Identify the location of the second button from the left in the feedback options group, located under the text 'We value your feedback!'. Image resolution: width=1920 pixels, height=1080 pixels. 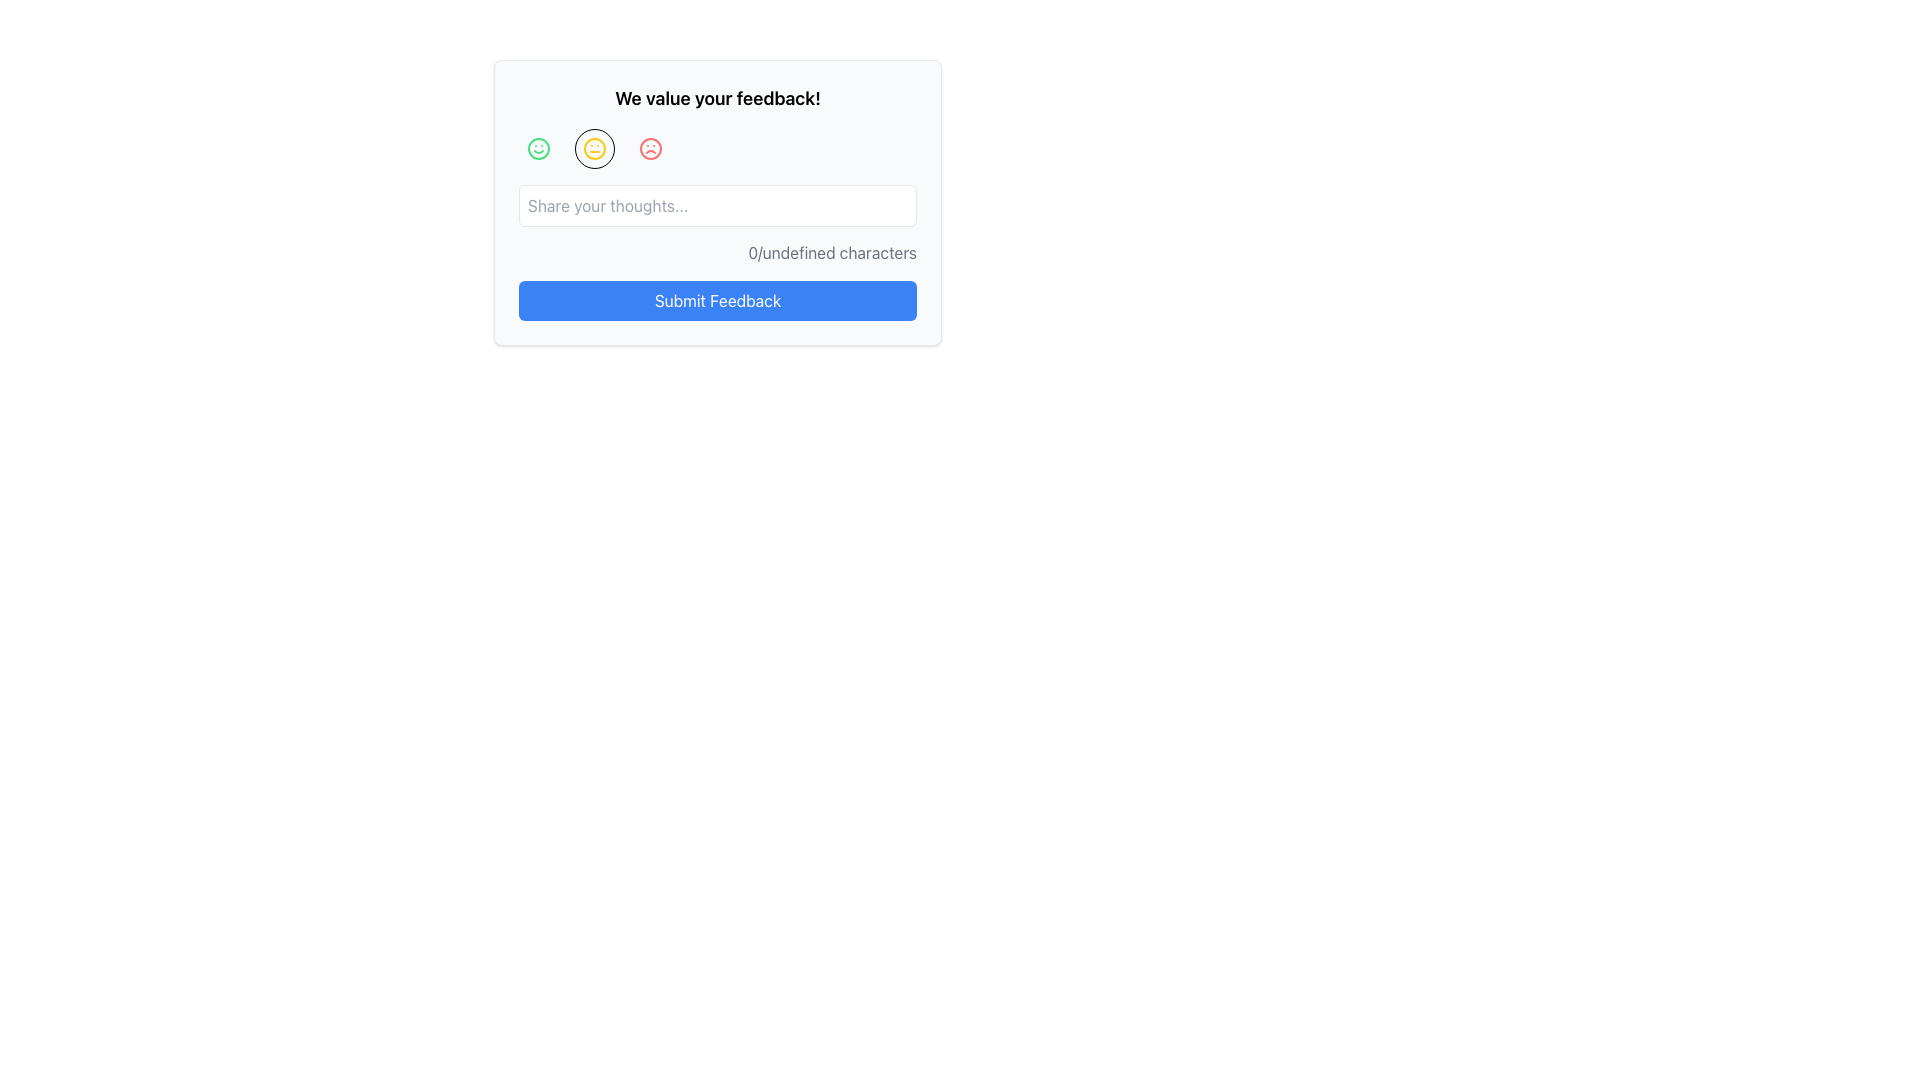
(594, 148).